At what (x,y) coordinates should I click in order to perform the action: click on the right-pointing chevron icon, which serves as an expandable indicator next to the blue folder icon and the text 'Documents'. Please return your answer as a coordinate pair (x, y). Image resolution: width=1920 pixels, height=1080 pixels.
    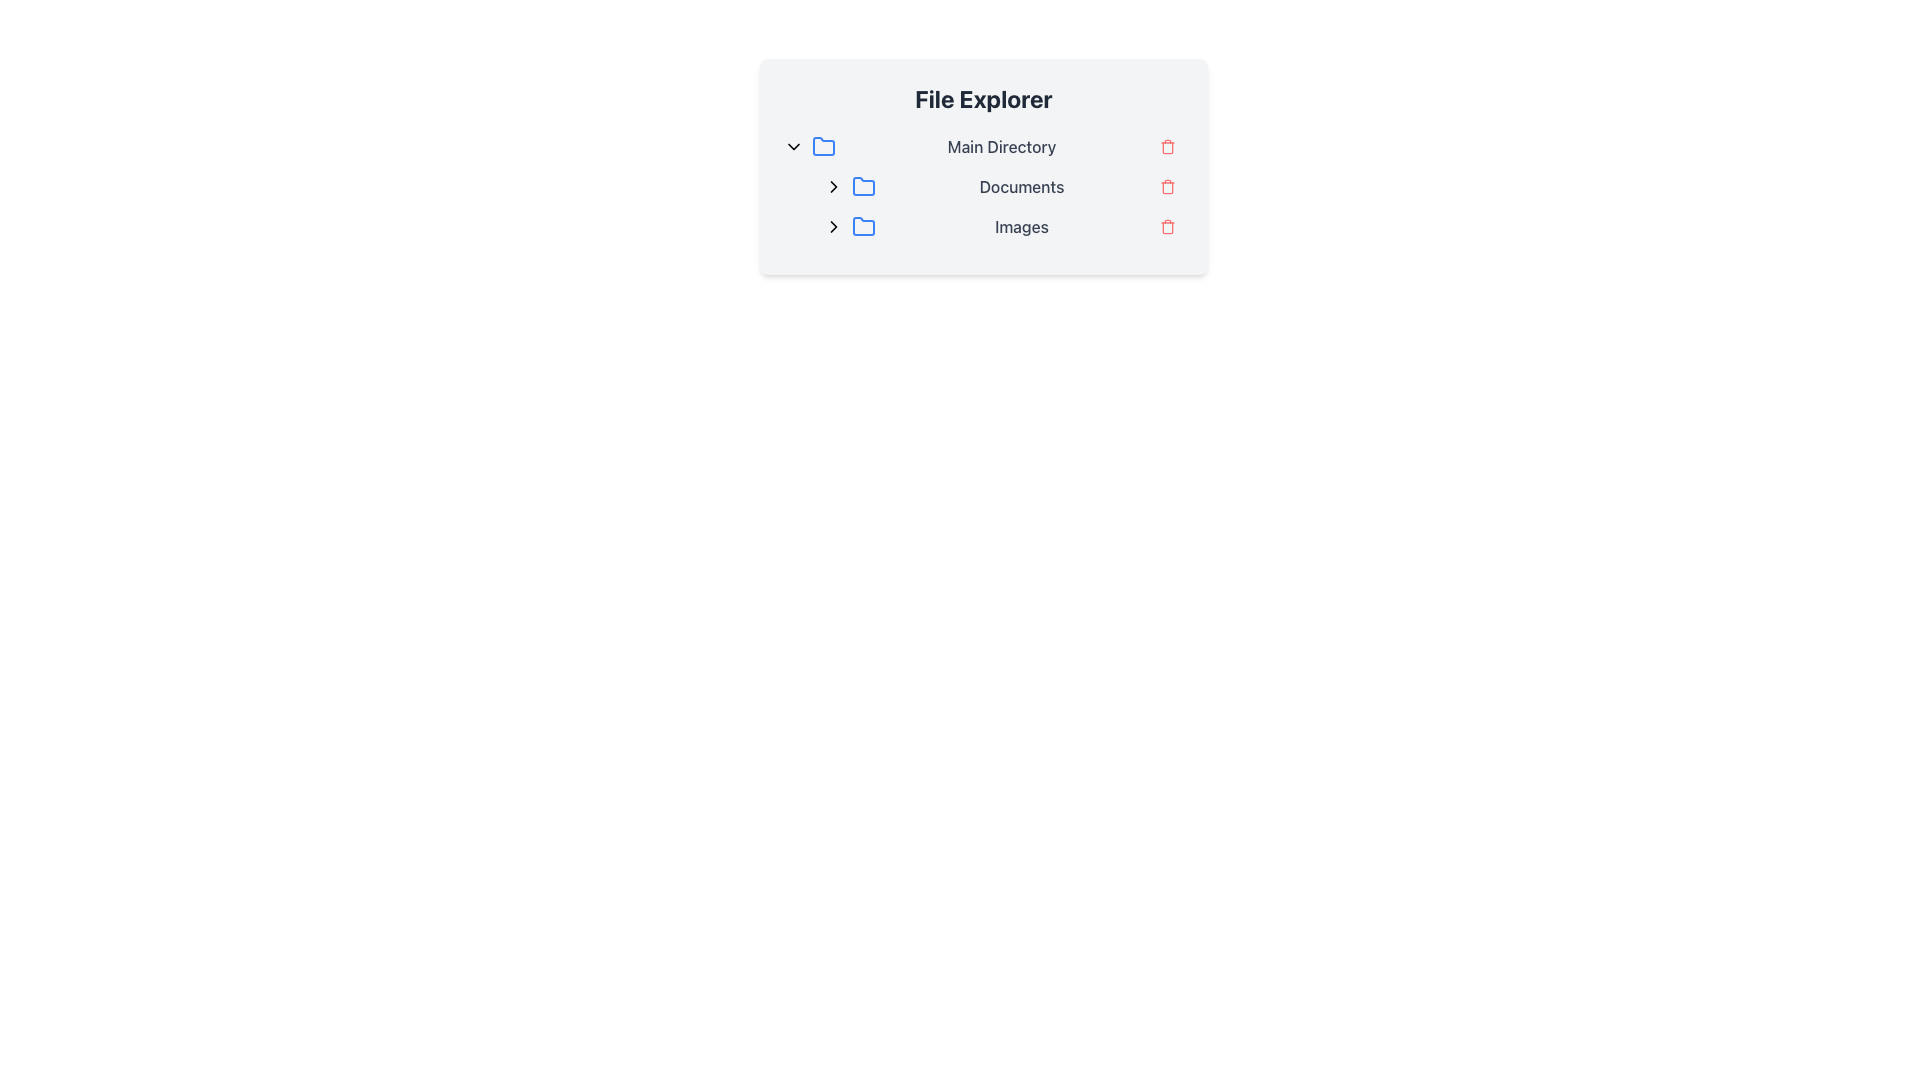
    Looking at the image, I should click on (834, 186).